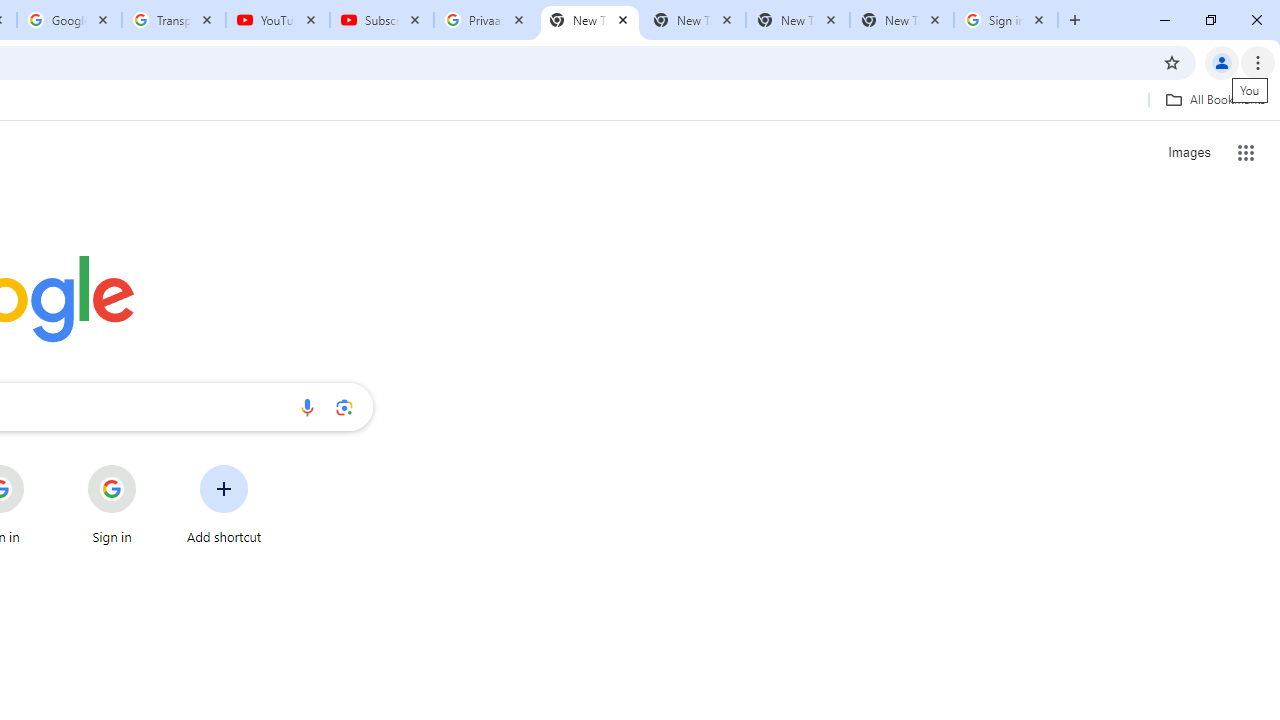  I want to click on 'More actions for Sign in shortcut', so click(151, 466).